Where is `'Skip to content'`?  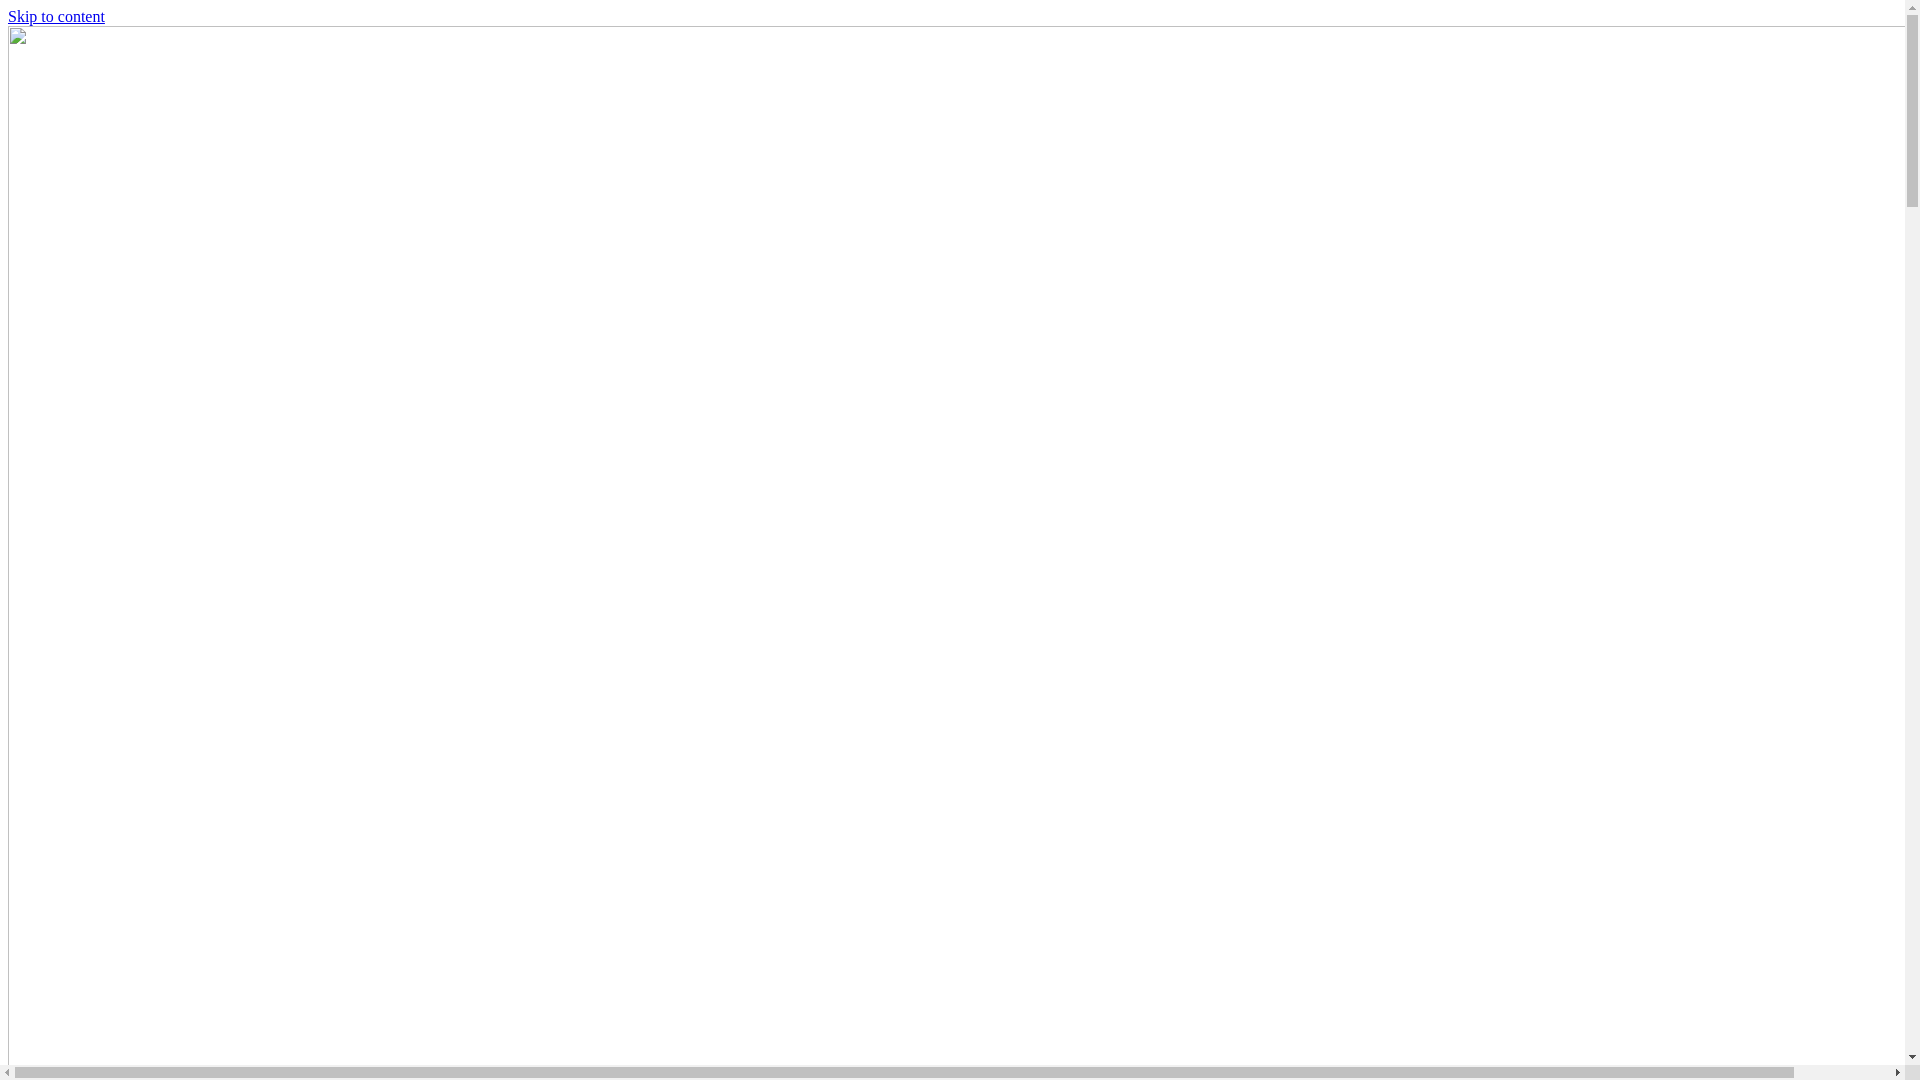
'Skip to content' is located at coordinates (56, 16).